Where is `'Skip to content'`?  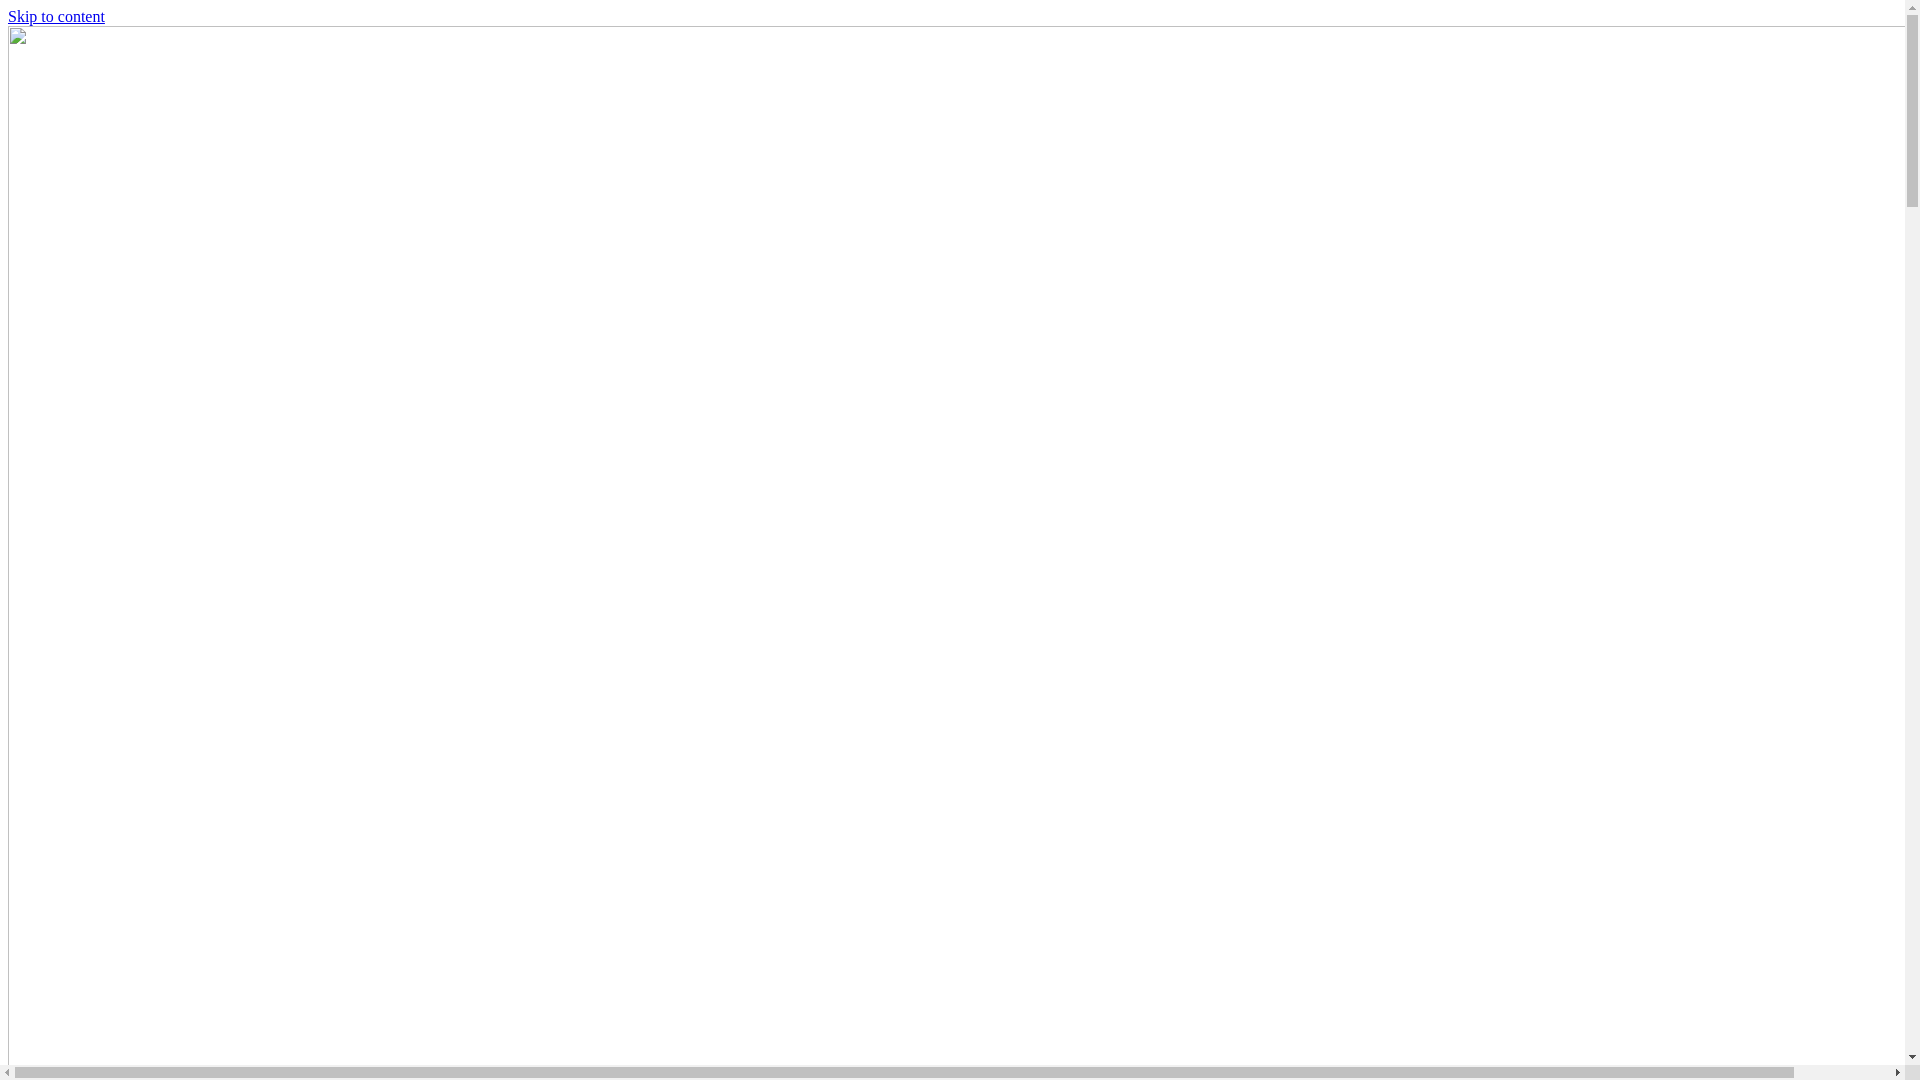
'Skip to content' is located at coordinates (56, 16).